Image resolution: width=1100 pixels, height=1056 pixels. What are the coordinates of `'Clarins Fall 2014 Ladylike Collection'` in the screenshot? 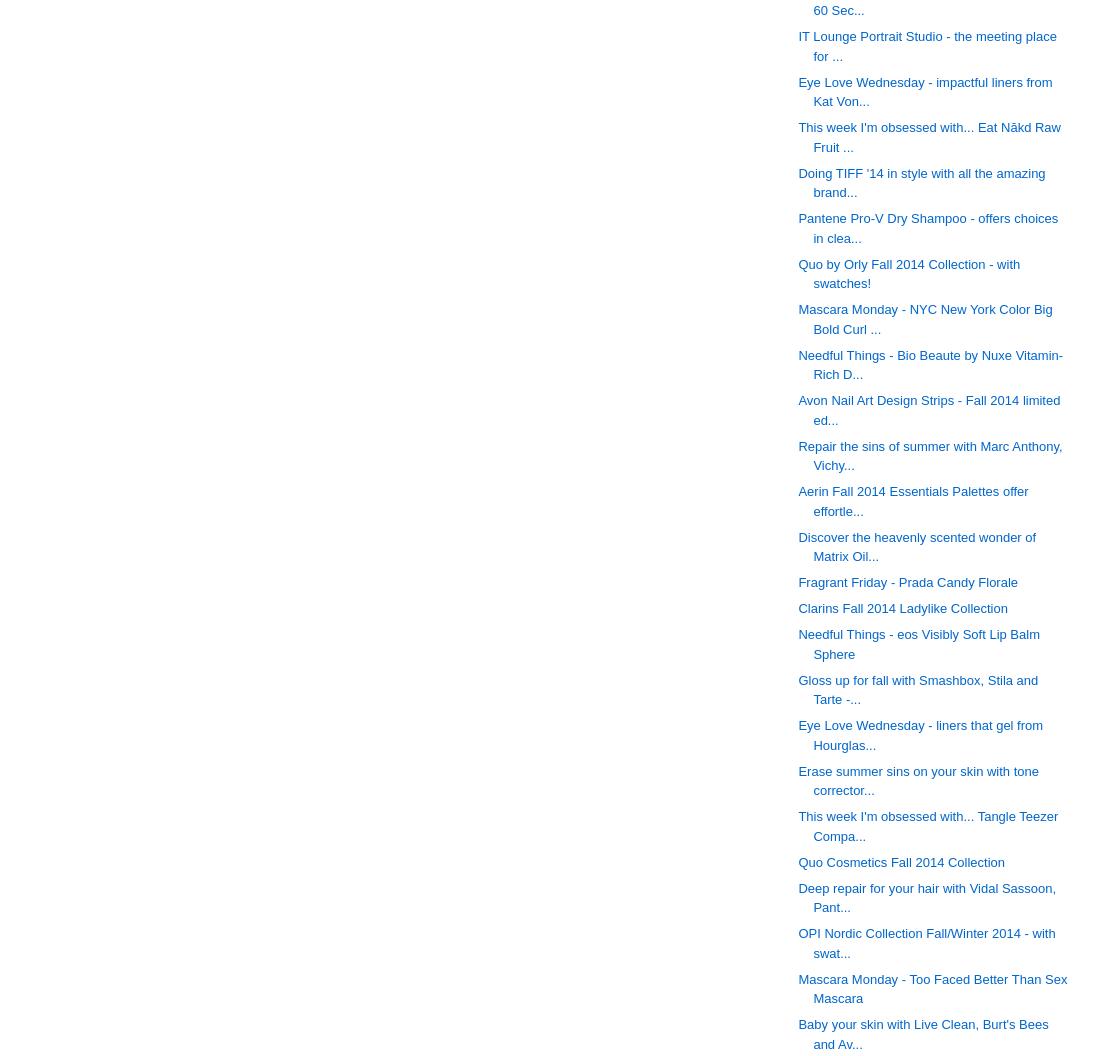 It's located at (902, 607).